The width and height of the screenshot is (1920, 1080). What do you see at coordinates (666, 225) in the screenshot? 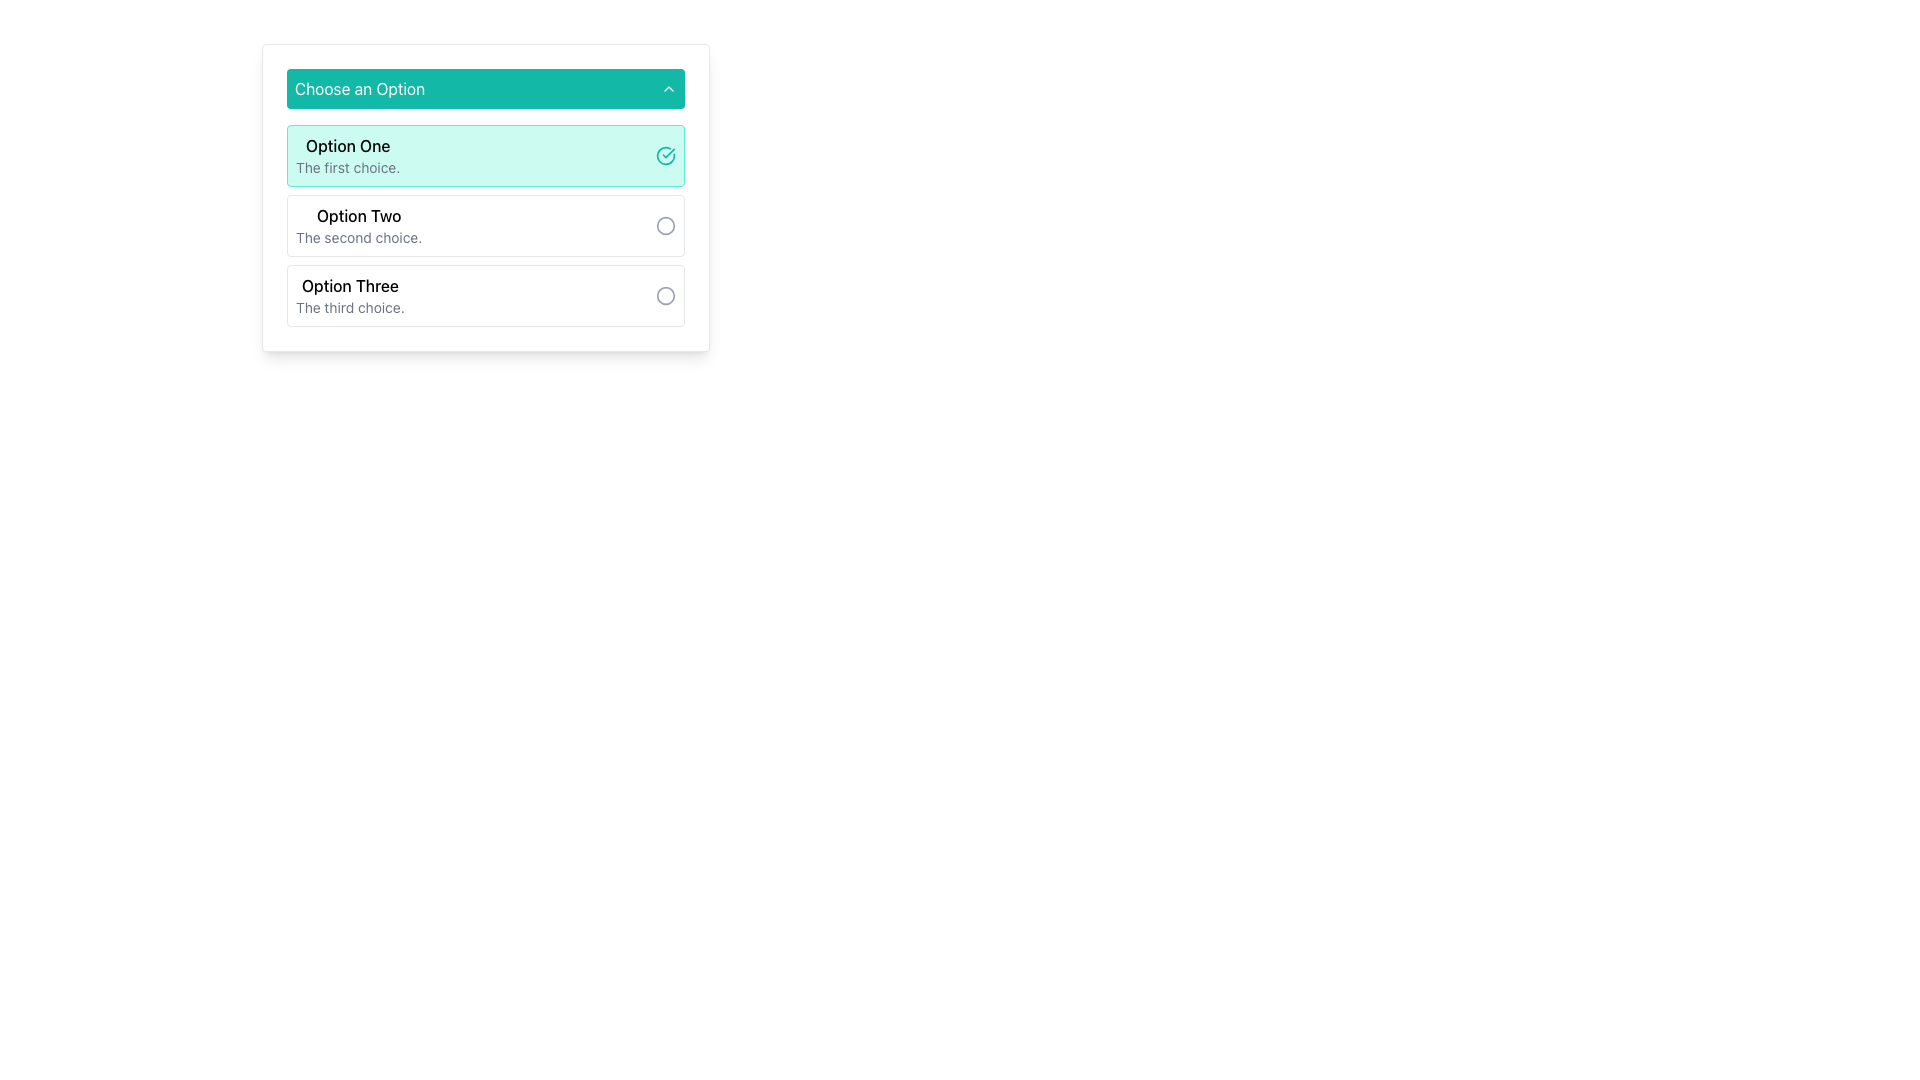
I see `the circular toggle indicator at the rightmost end of the row labeled 'Option Two'` at bounding box center [666, 225].